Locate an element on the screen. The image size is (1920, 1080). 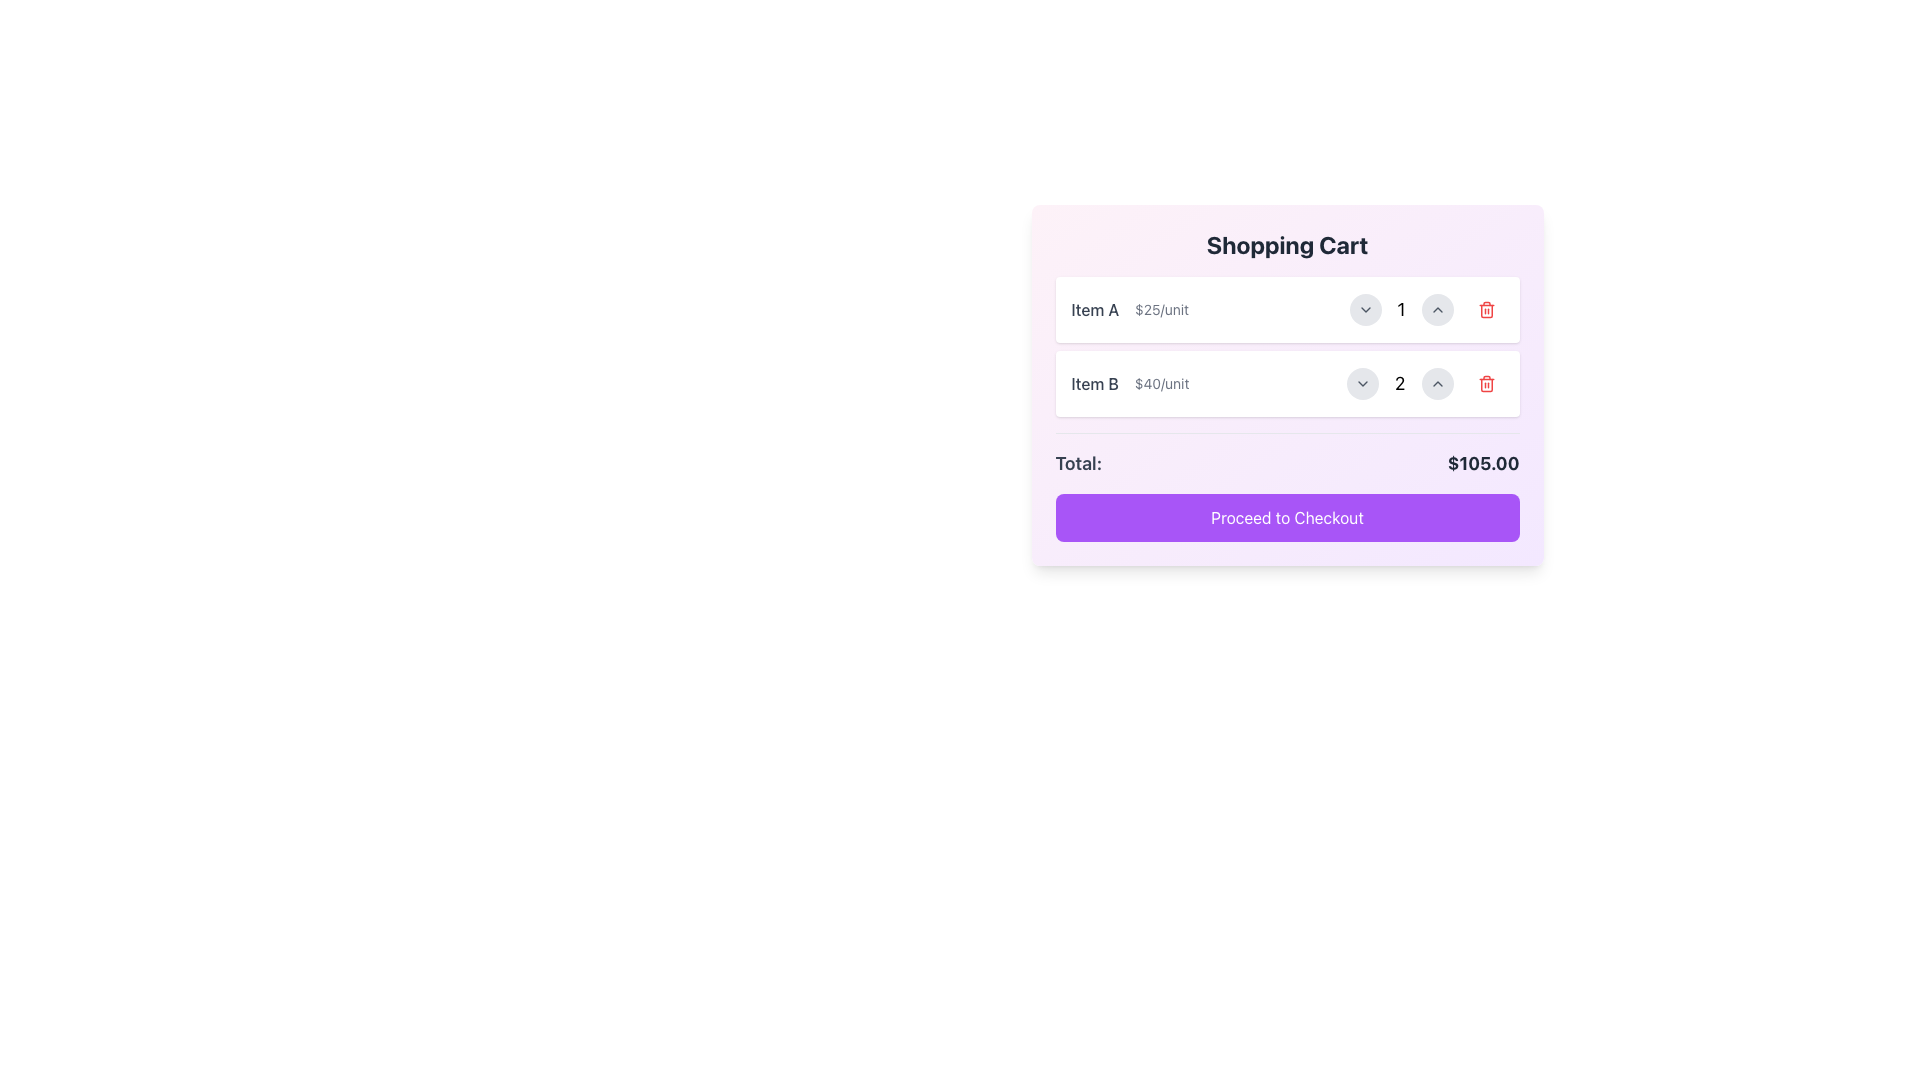
the text label displaying the item name in the shopping cart, which is positioned horizontally alongside the price label is located at coordinates (1094, 384).